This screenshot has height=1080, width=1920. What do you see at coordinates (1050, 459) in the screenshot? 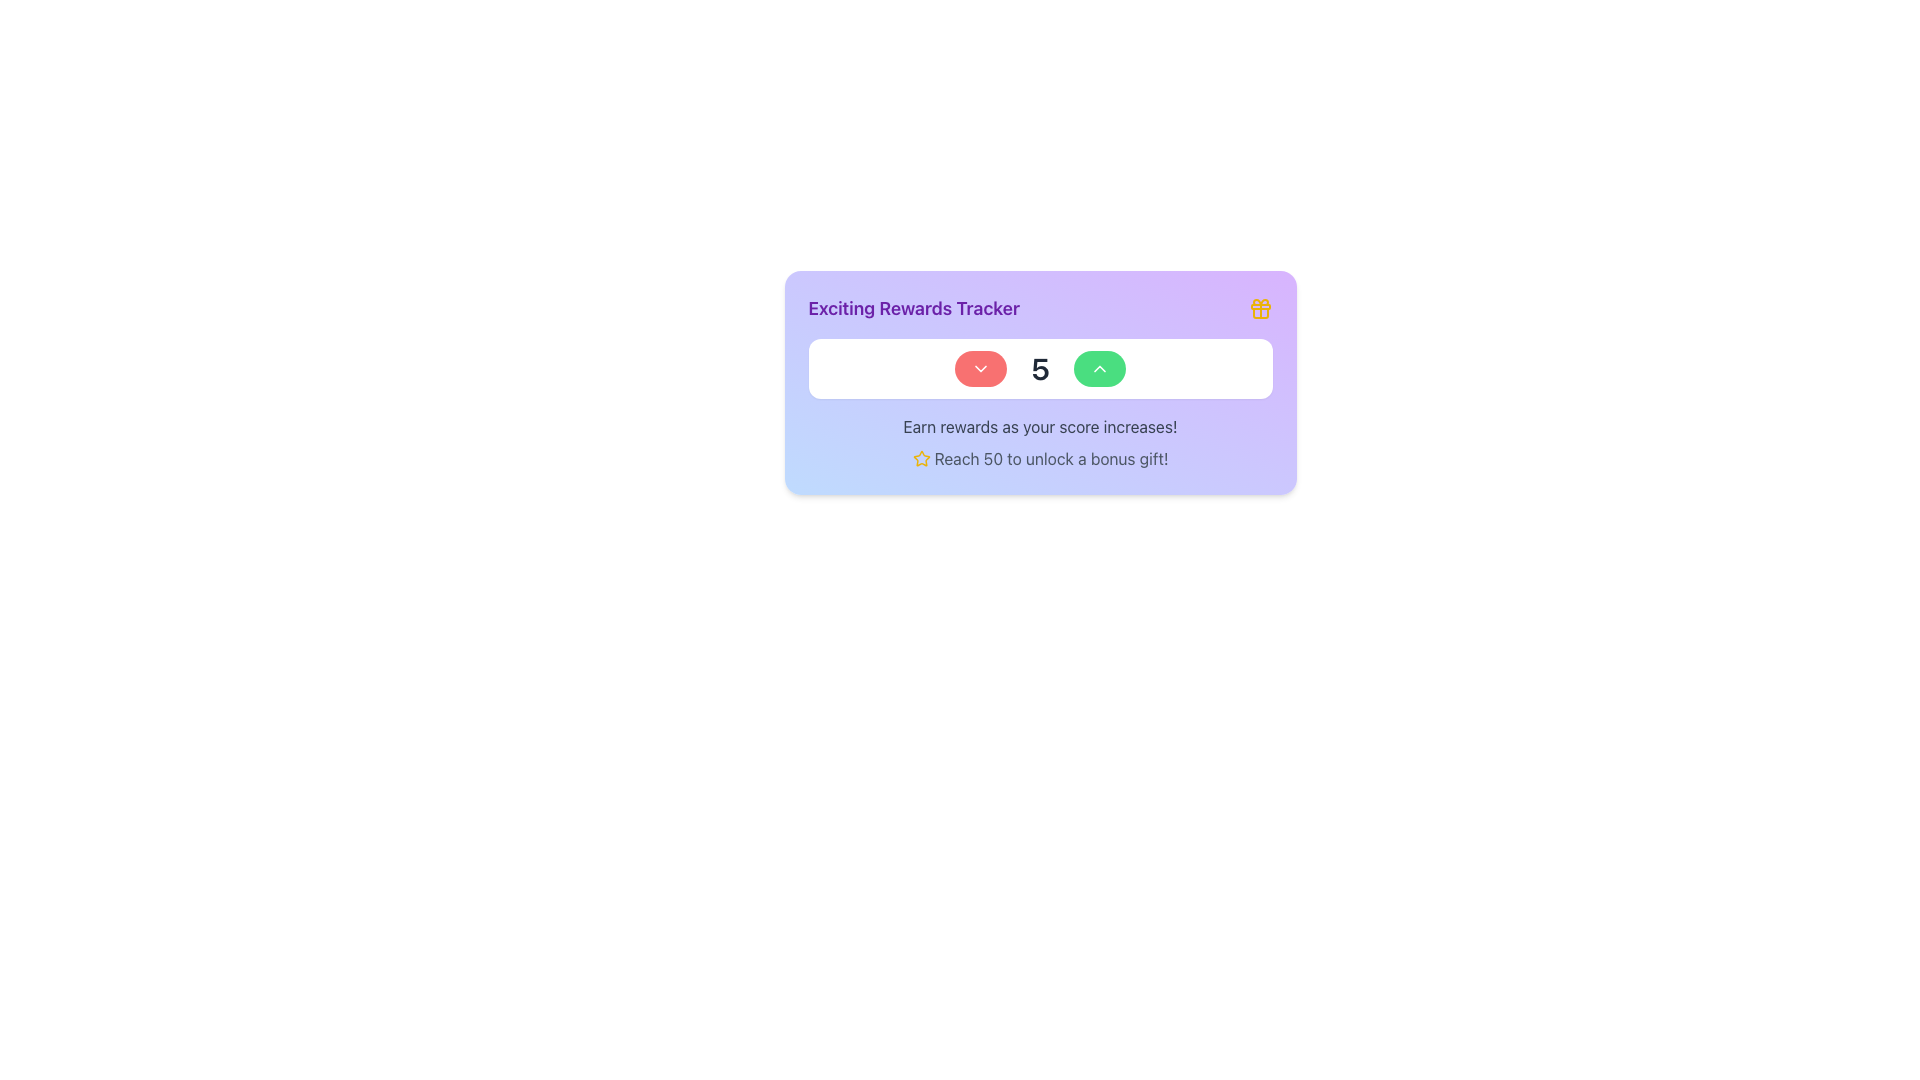
I see `the informational static text label that indicates the condition for unlocking a reward at a score of 50, located at the bottom section of the 'Exciting Rewards Tracker' card` at bounding box center [1050, 459].